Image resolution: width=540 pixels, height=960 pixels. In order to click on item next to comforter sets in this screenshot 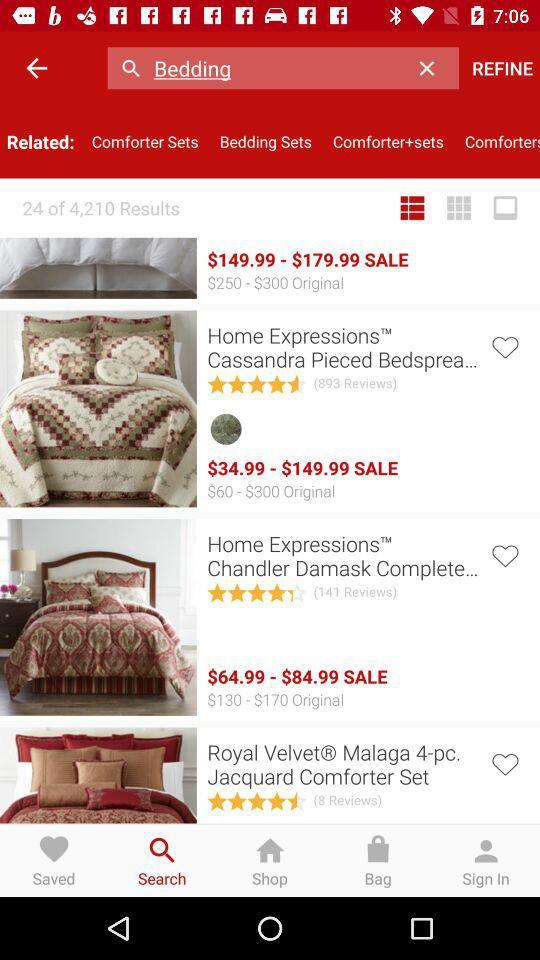, I will do `click(36, 68)`.